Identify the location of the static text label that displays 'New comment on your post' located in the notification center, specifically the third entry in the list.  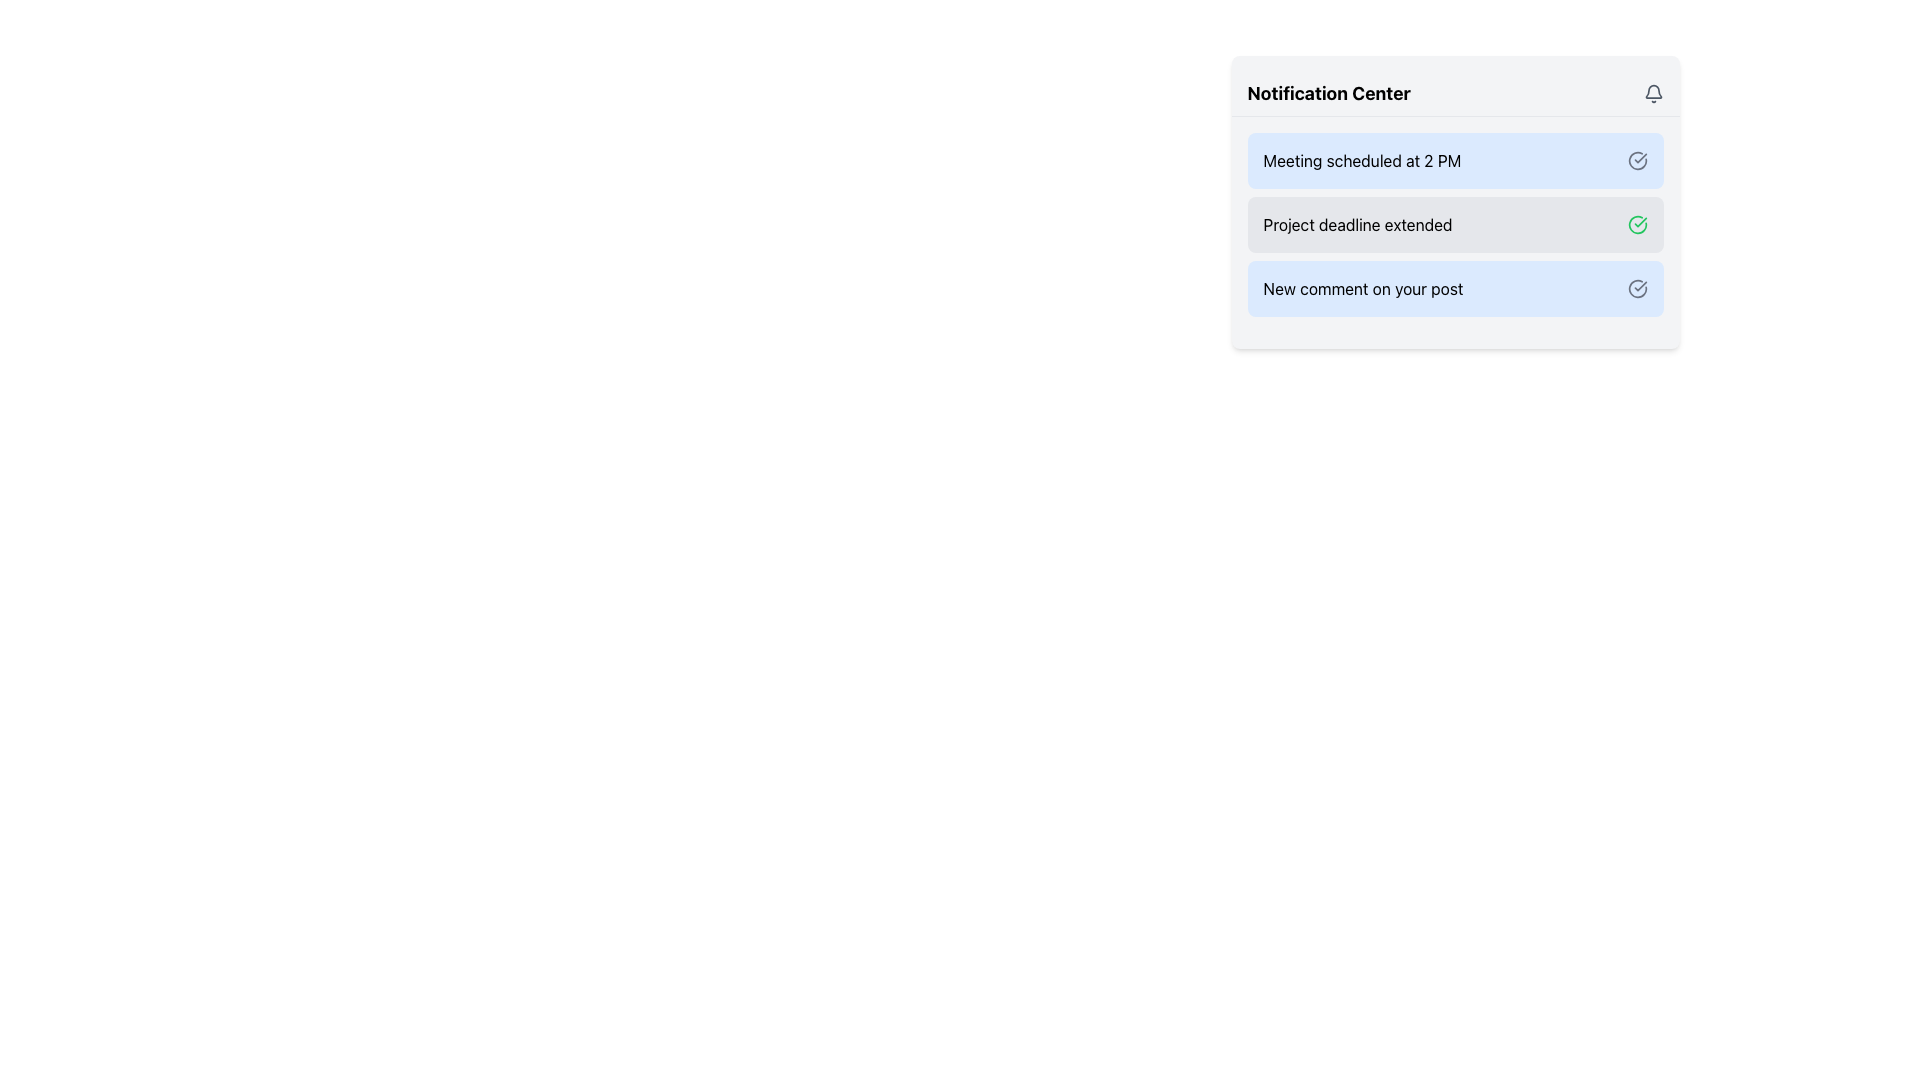
(1362, 289).